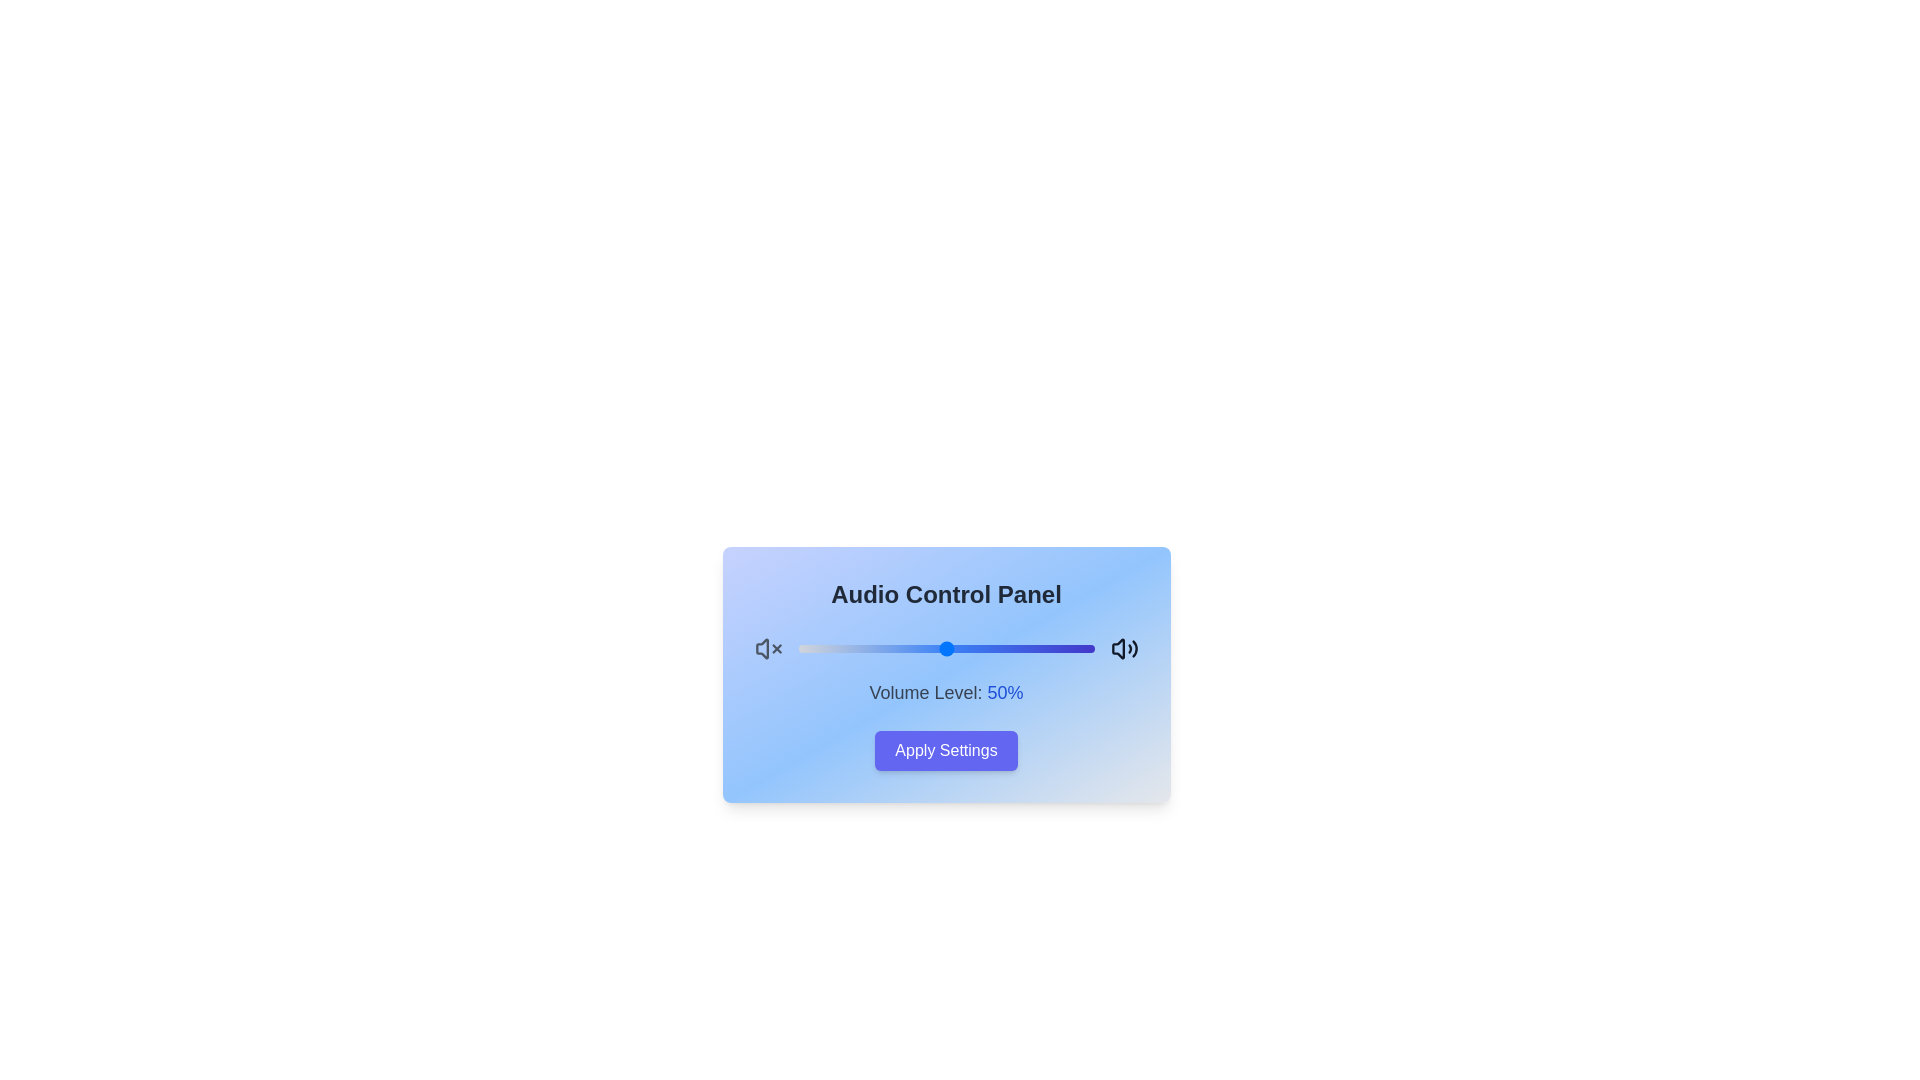  I want to click on the mute volume icon to toggle the audio state, so click(767, 648).